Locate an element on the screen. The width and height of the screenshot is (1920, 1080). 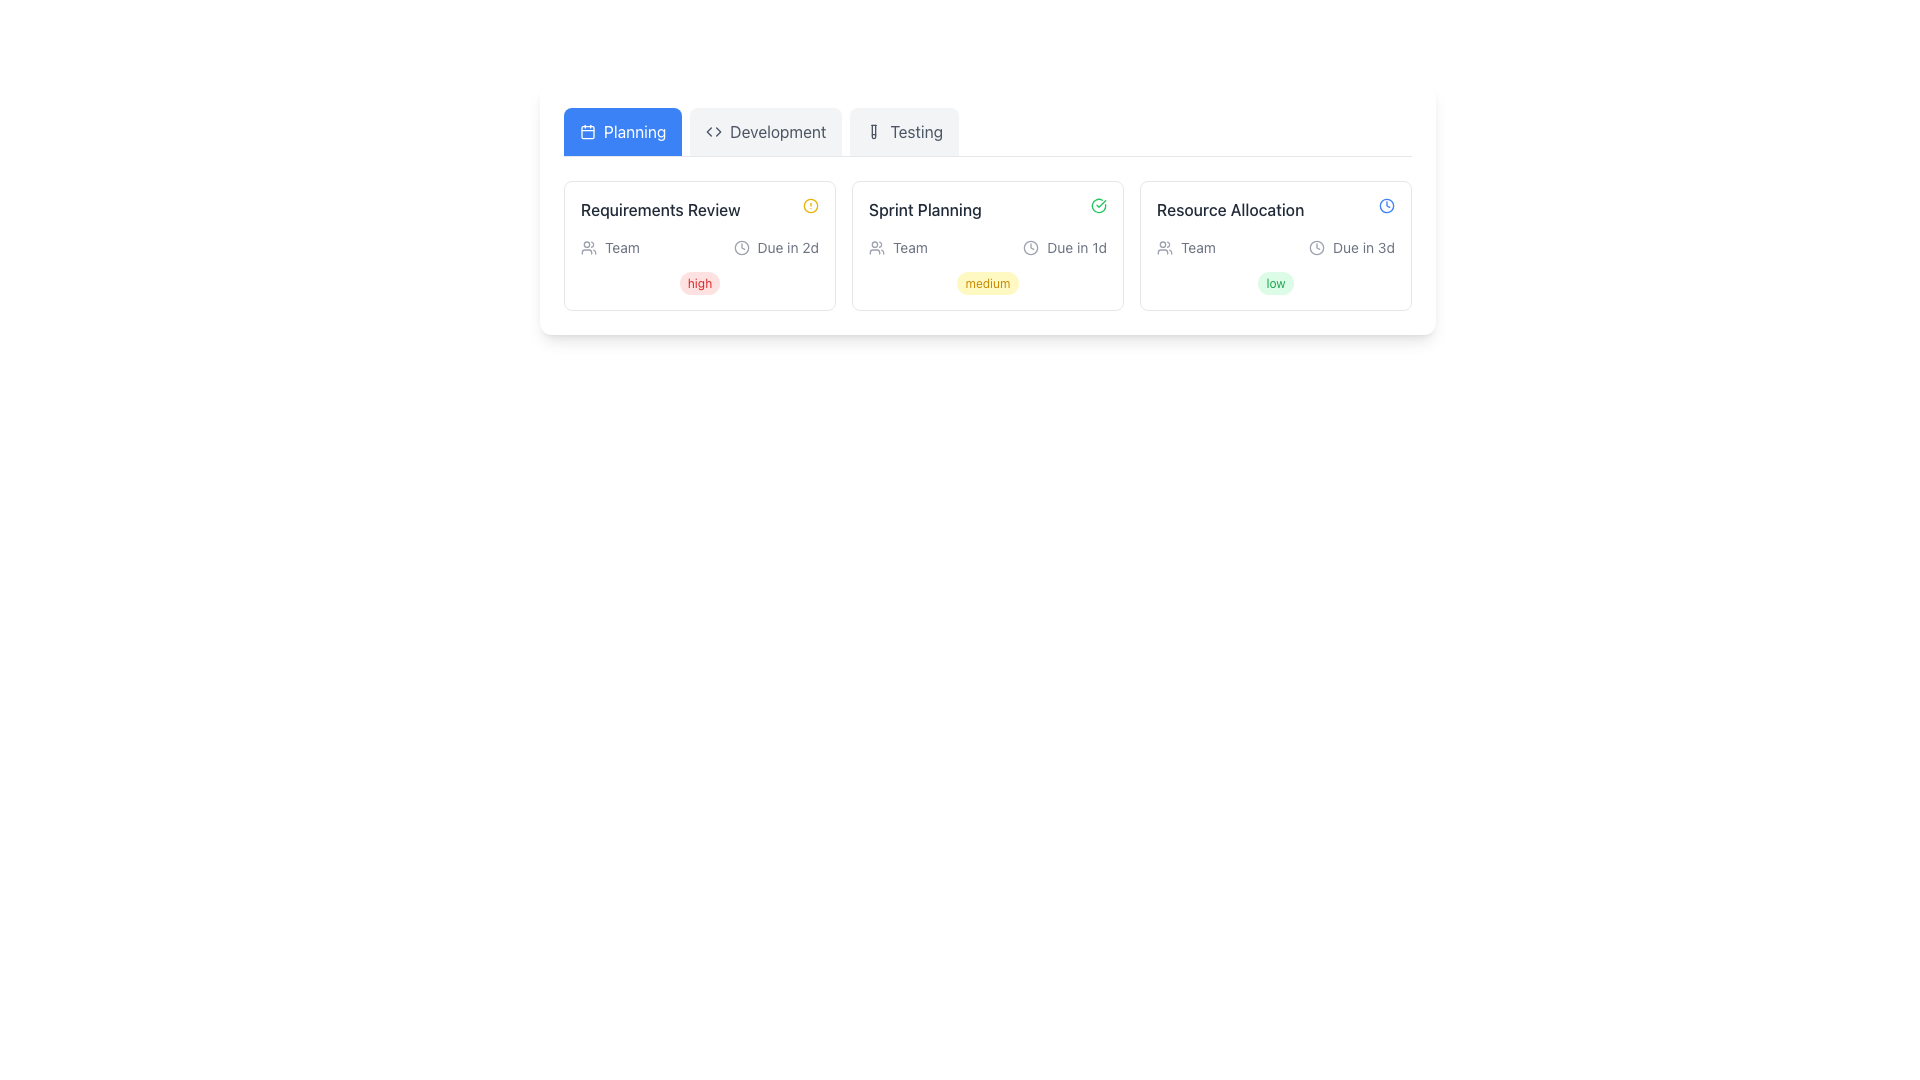
the SVG circle graphic that serves as the circular base of a clock icon, located adjacent to the text 'Resource Allocation' in the third column of the displayed interface under the 'Planning' tab is located at coordinates (740, 246).